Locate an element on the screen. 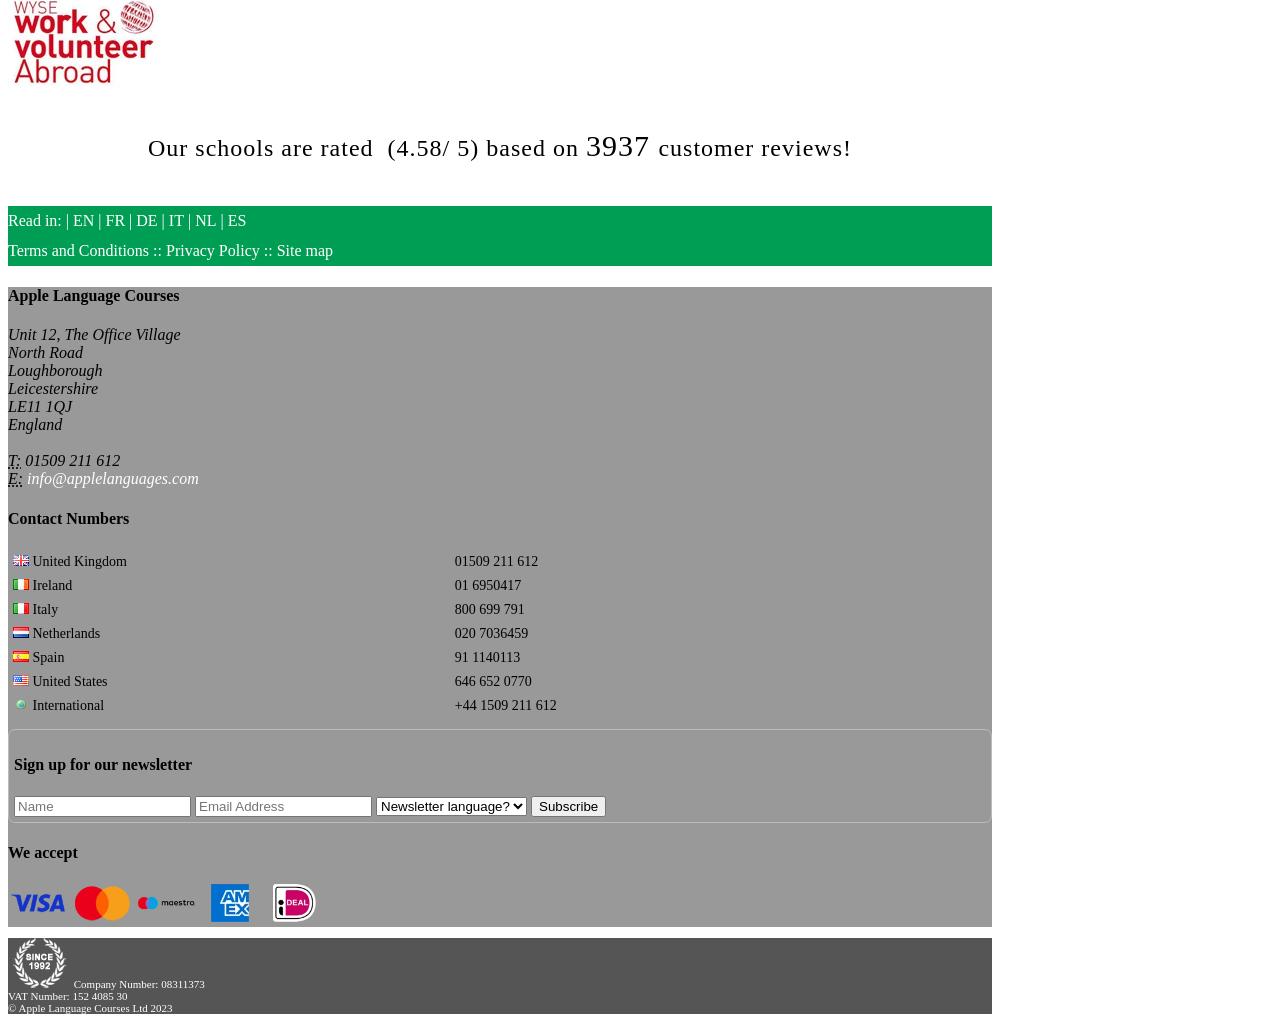 The height and width of the screenshot is (1020, 1271). '01 6950417' is located at coordinates (486, 584).